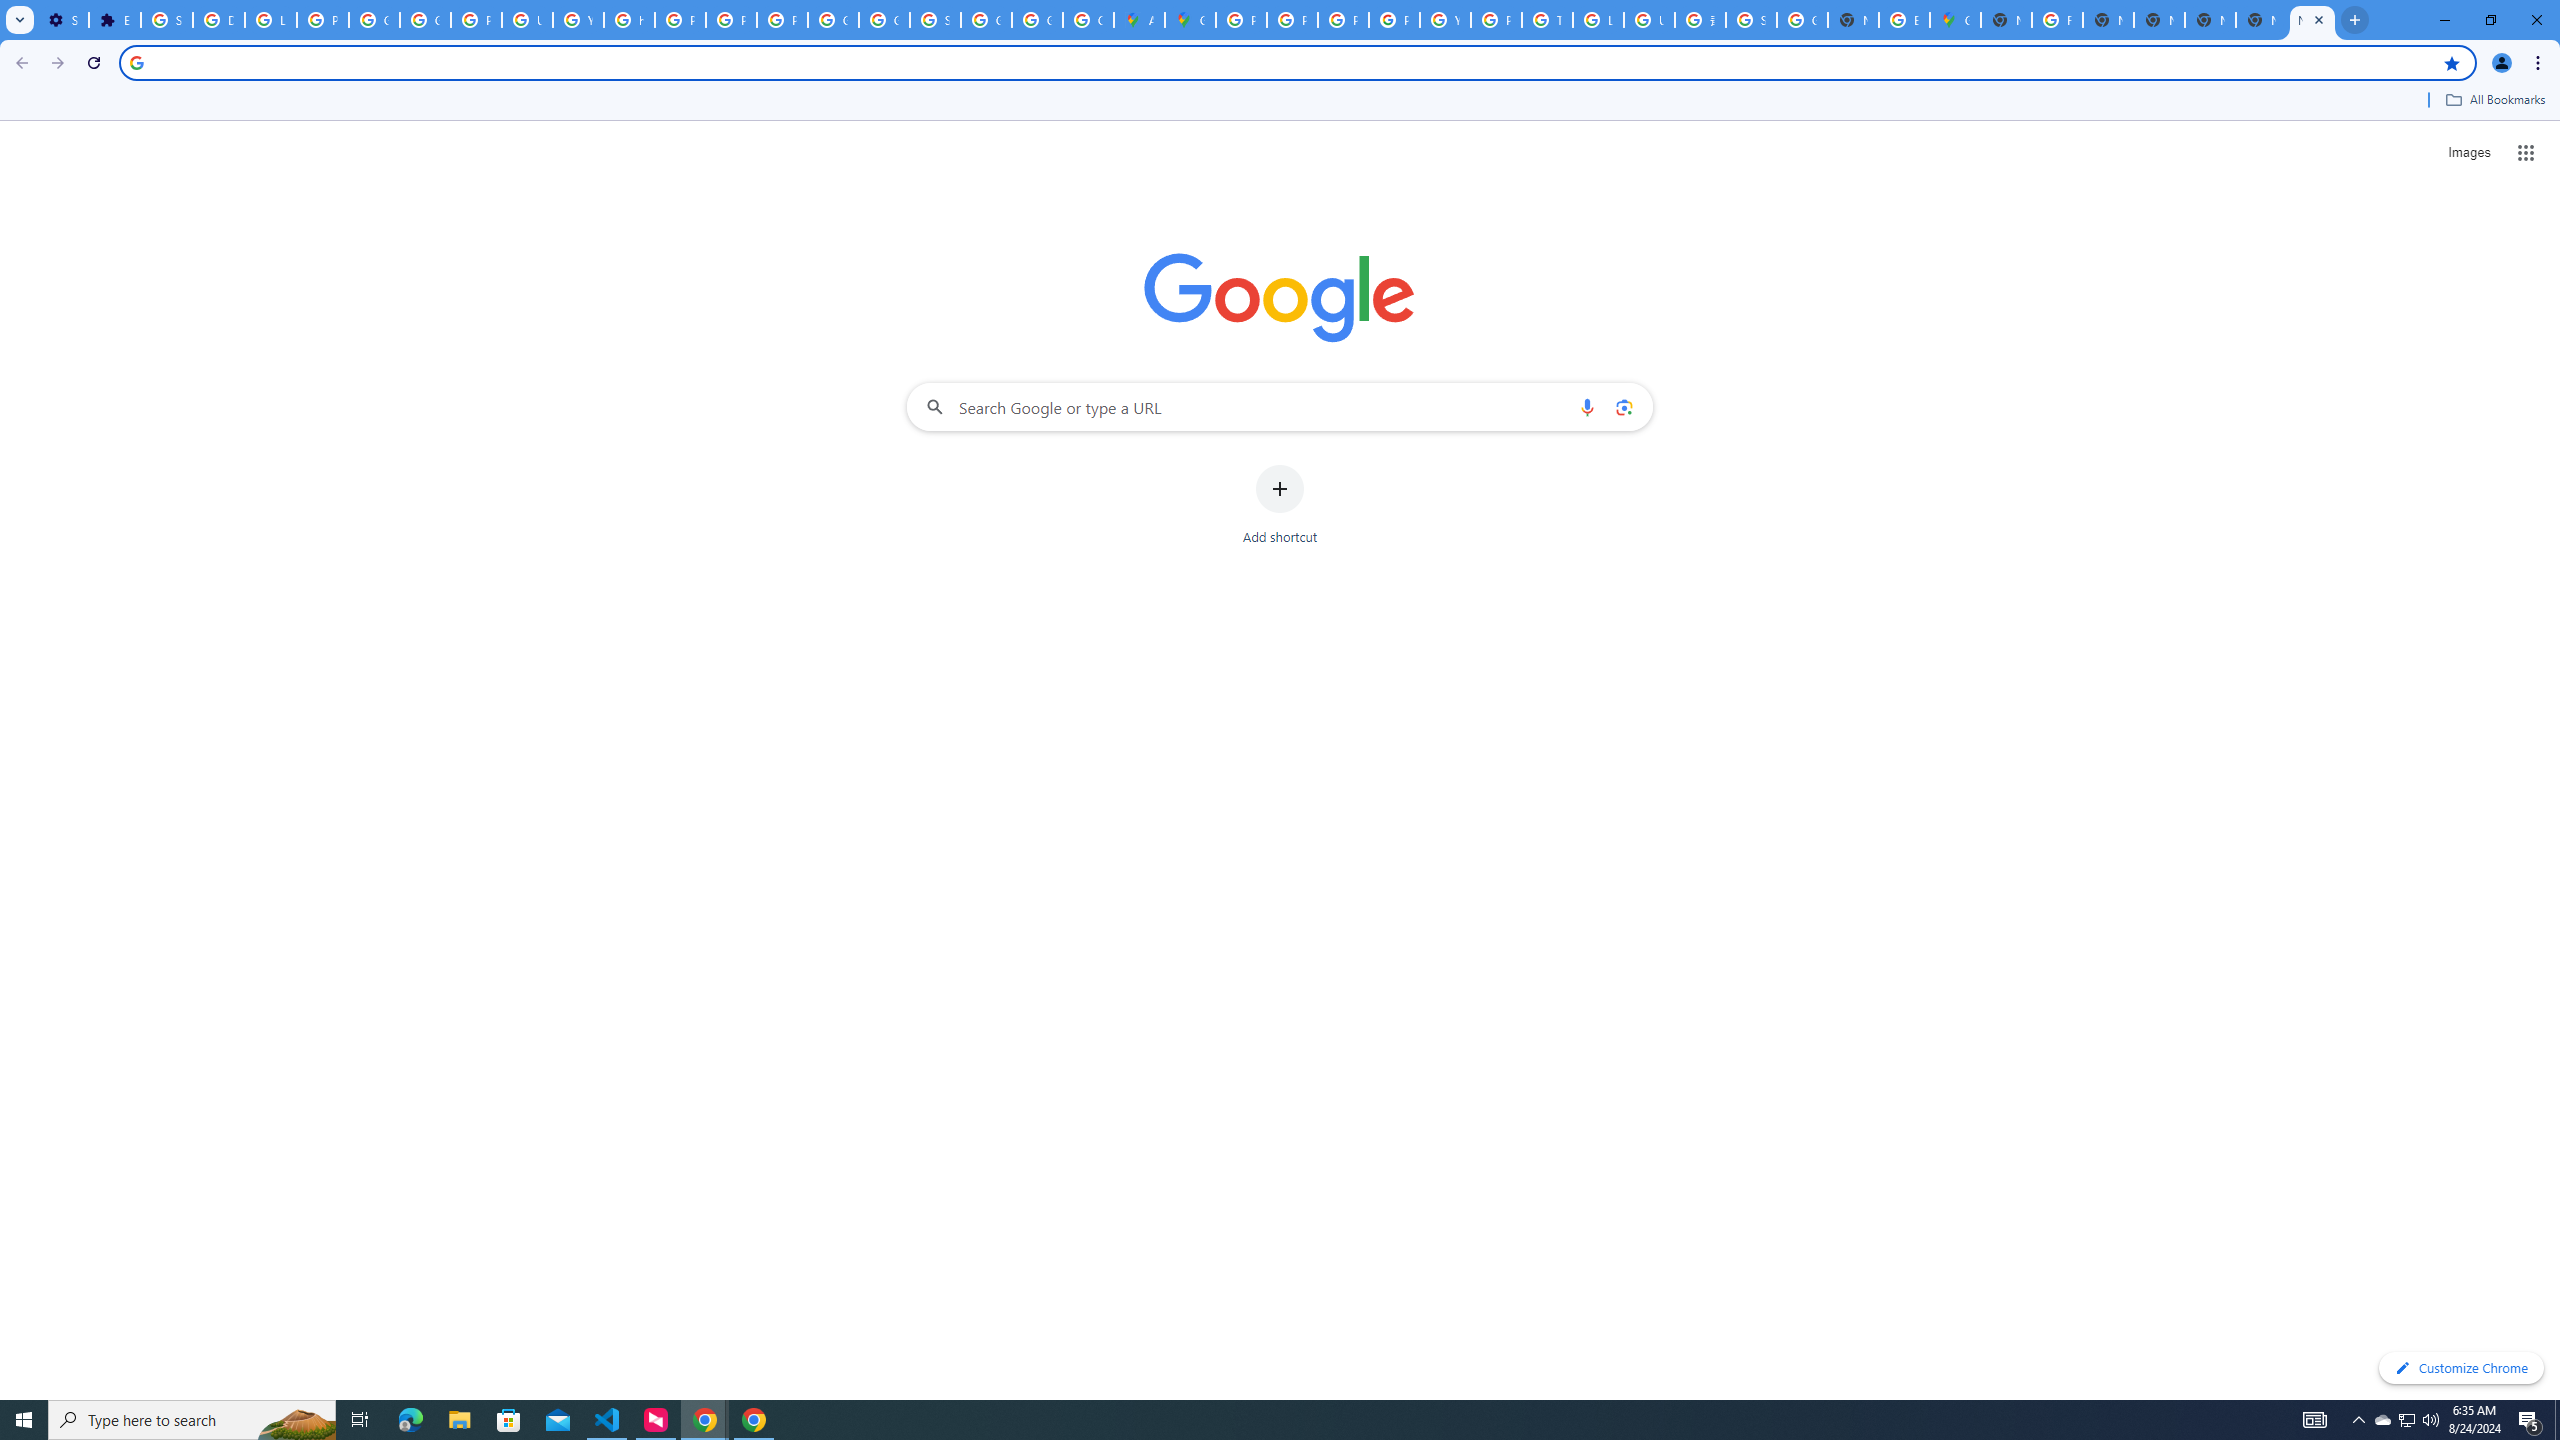  What do you see at coordinates (1239, 19) in the screenshot?
I see `'Policy Accountability and Transparency - Transparency Center'` at bounding box center [1239, 19].